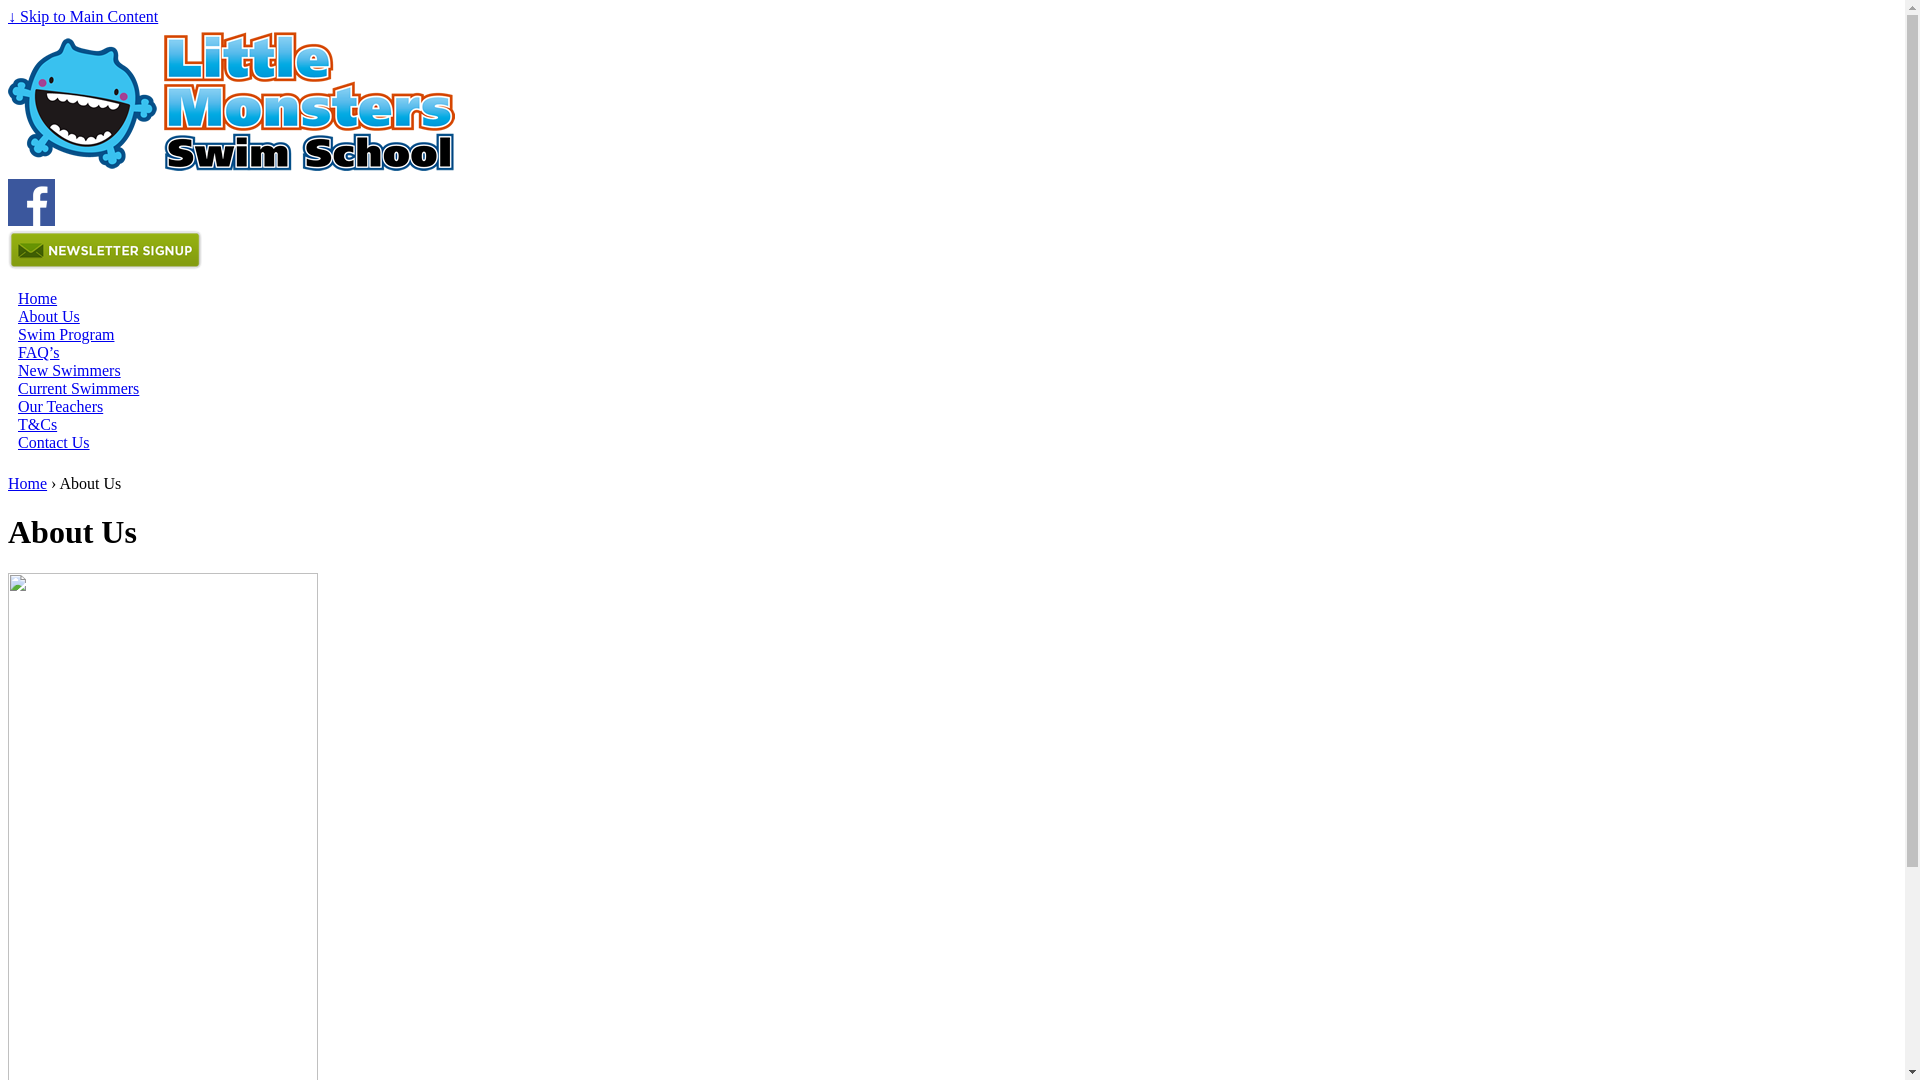 The width and height of the screenshot is (1920, 1080). What do you see at coordinates (37, 298) in the screenshot?
I see `'Home'` at bounding box center [37, 298].